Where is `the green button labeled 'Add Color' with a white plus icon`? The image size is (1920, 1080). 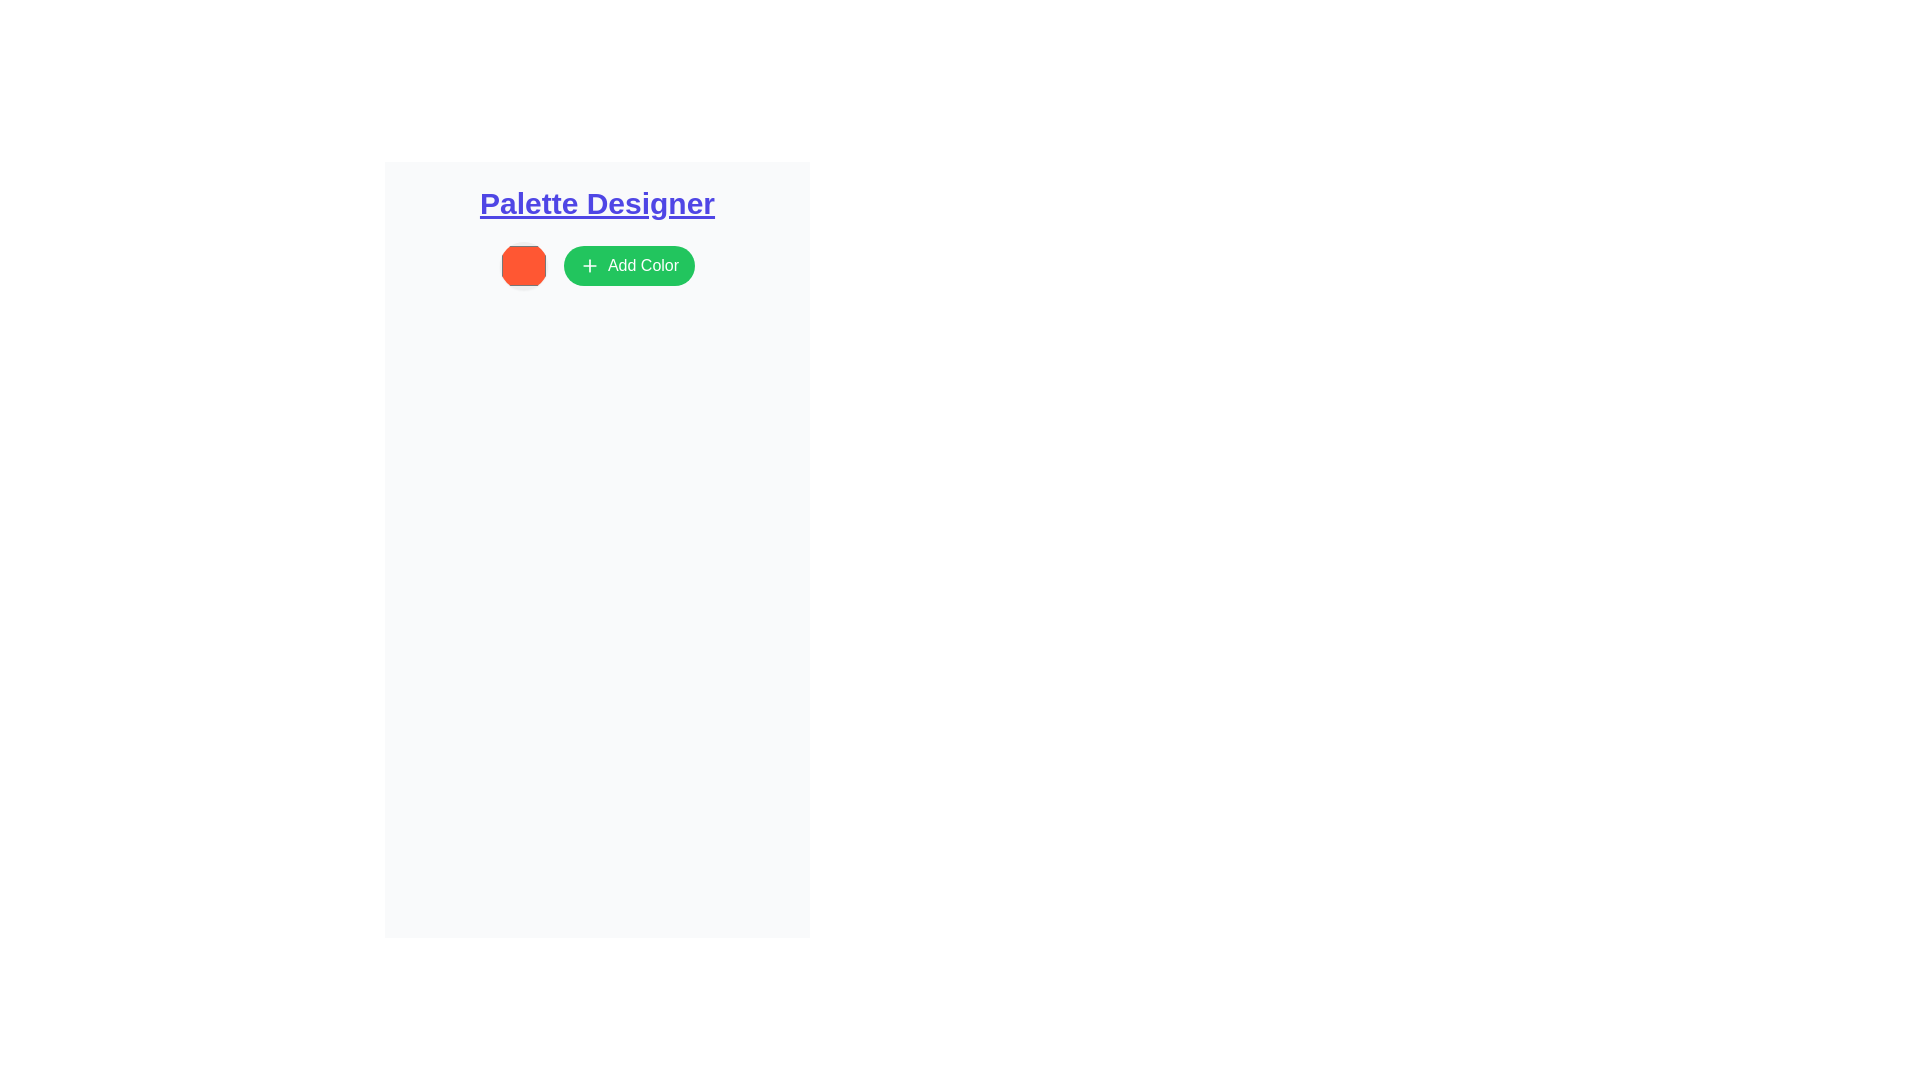
the green button labeled 'Add Color' with a white plus icon is located at coordinates (628, 265).